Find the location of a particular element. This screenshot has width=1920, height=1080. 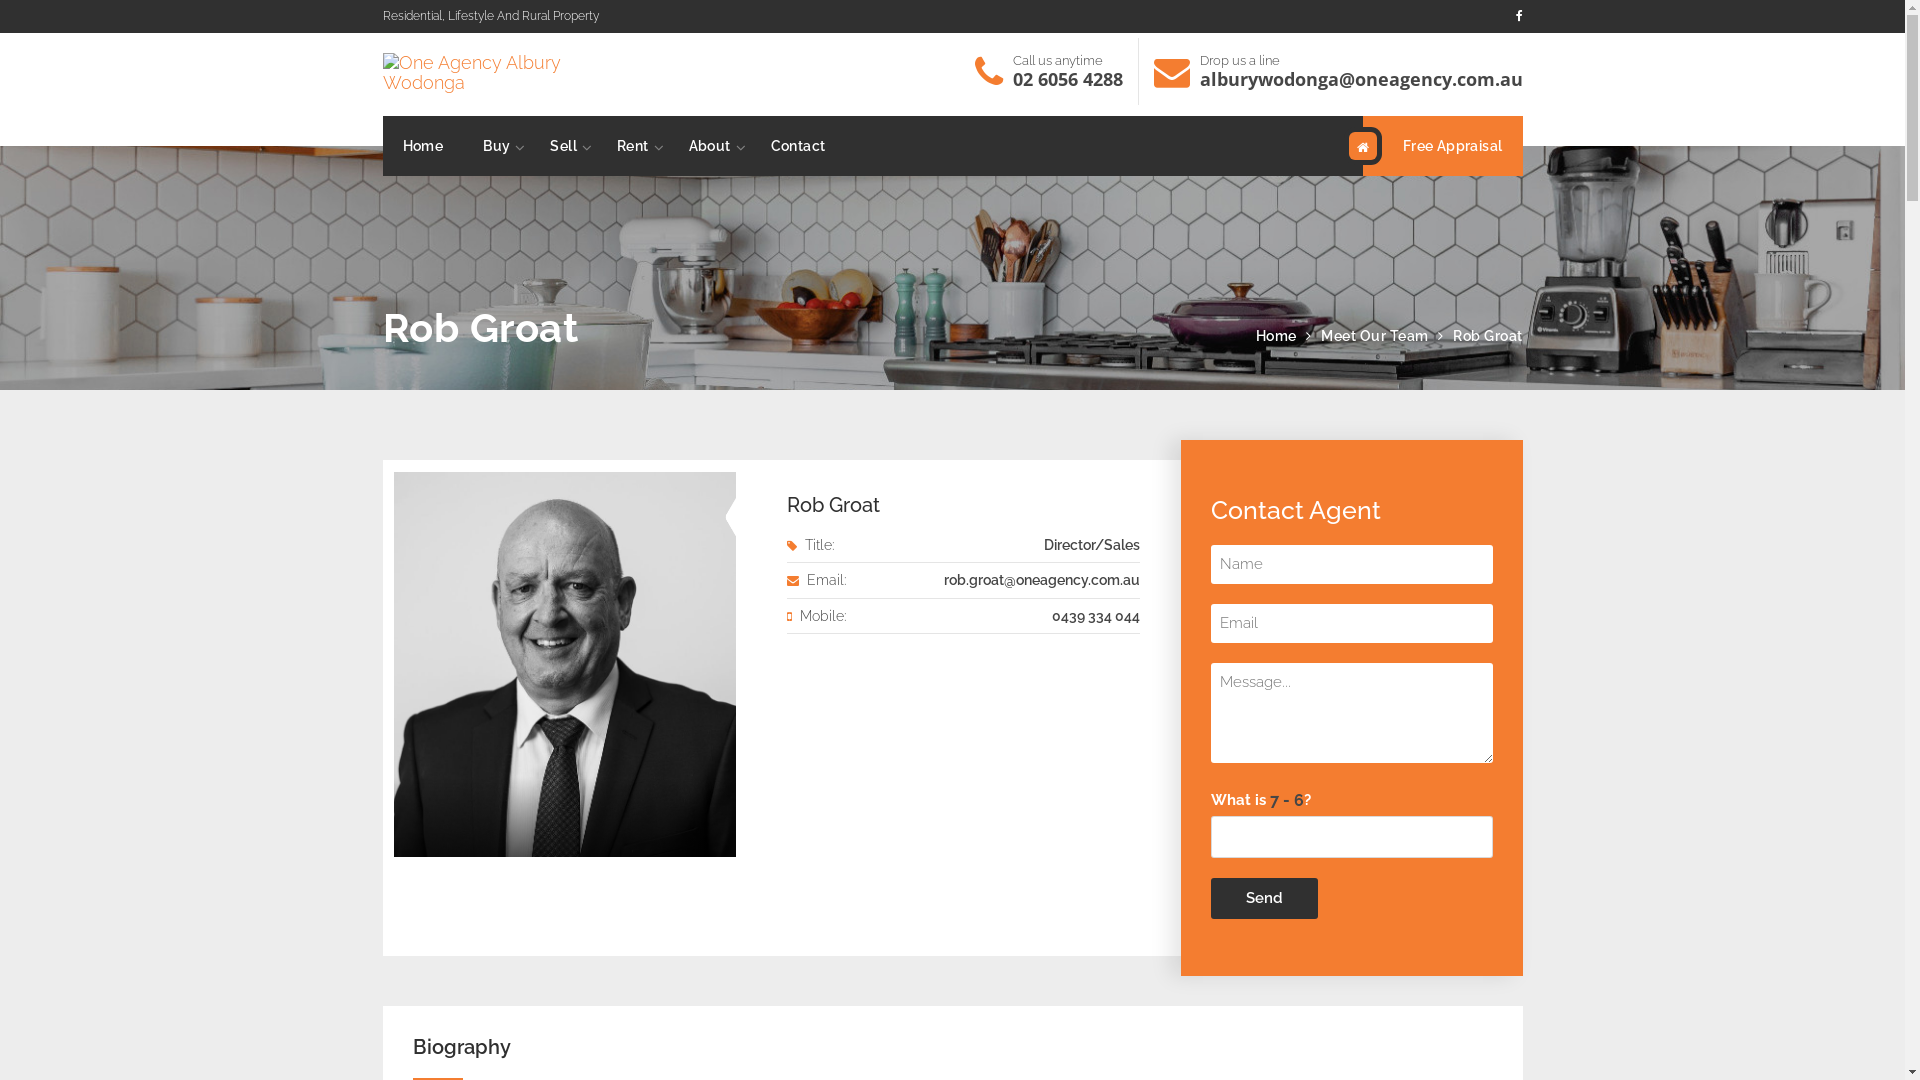

'02 6056 4288' is located at coordinates (1012, 77).